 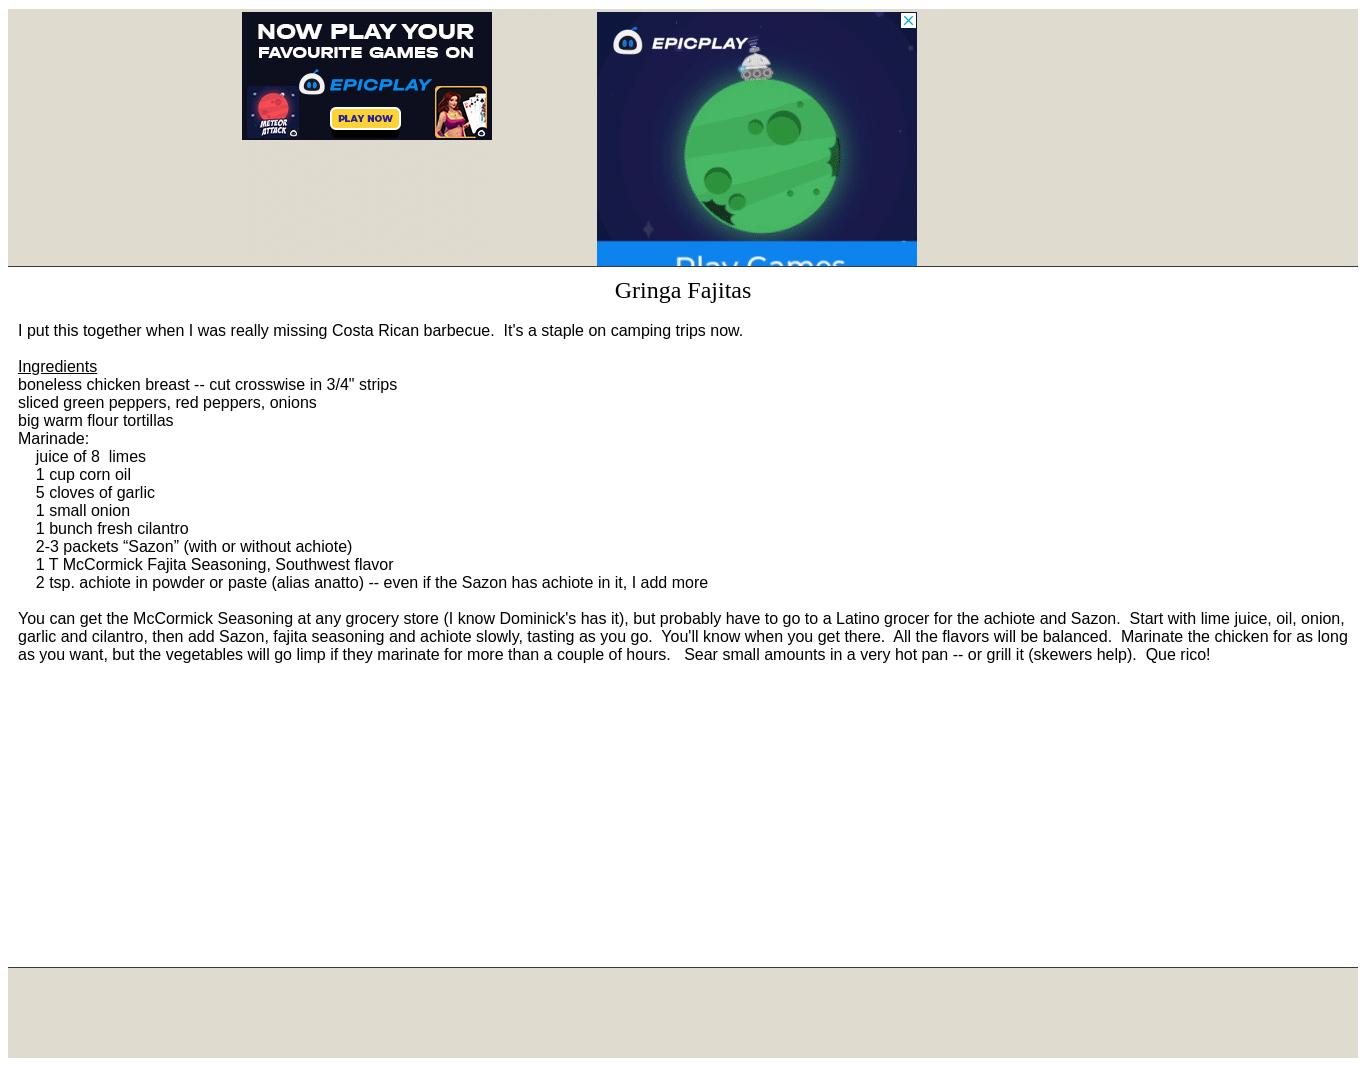 I want to click on 'I put this together when I was really missing Costa Rican barbecue.  It's a staple on camping trips now.', so click(x=379, y=330).